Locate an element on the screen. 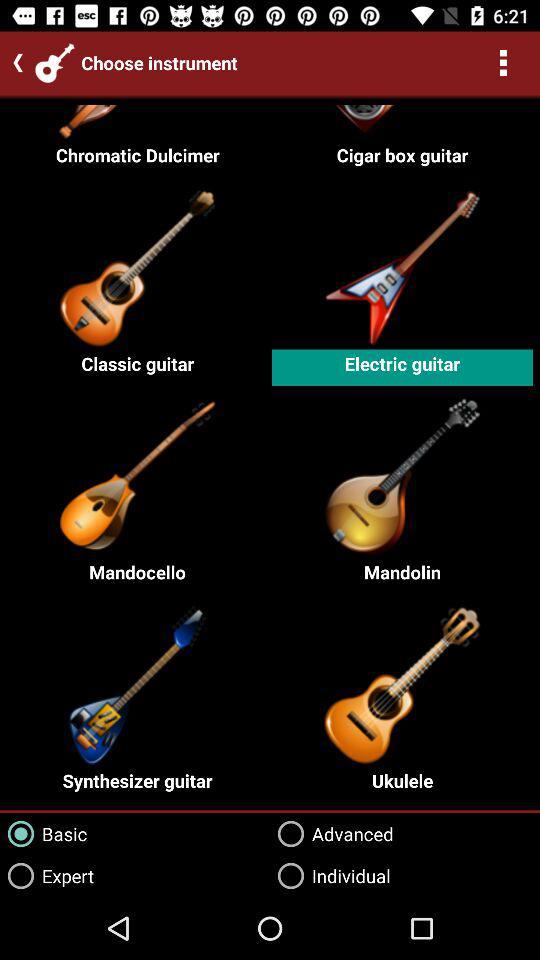 The height and width of the screenshot is (960, 540). the image above the text synthesizer guitar on the web page is located at coordinates (137, 683).